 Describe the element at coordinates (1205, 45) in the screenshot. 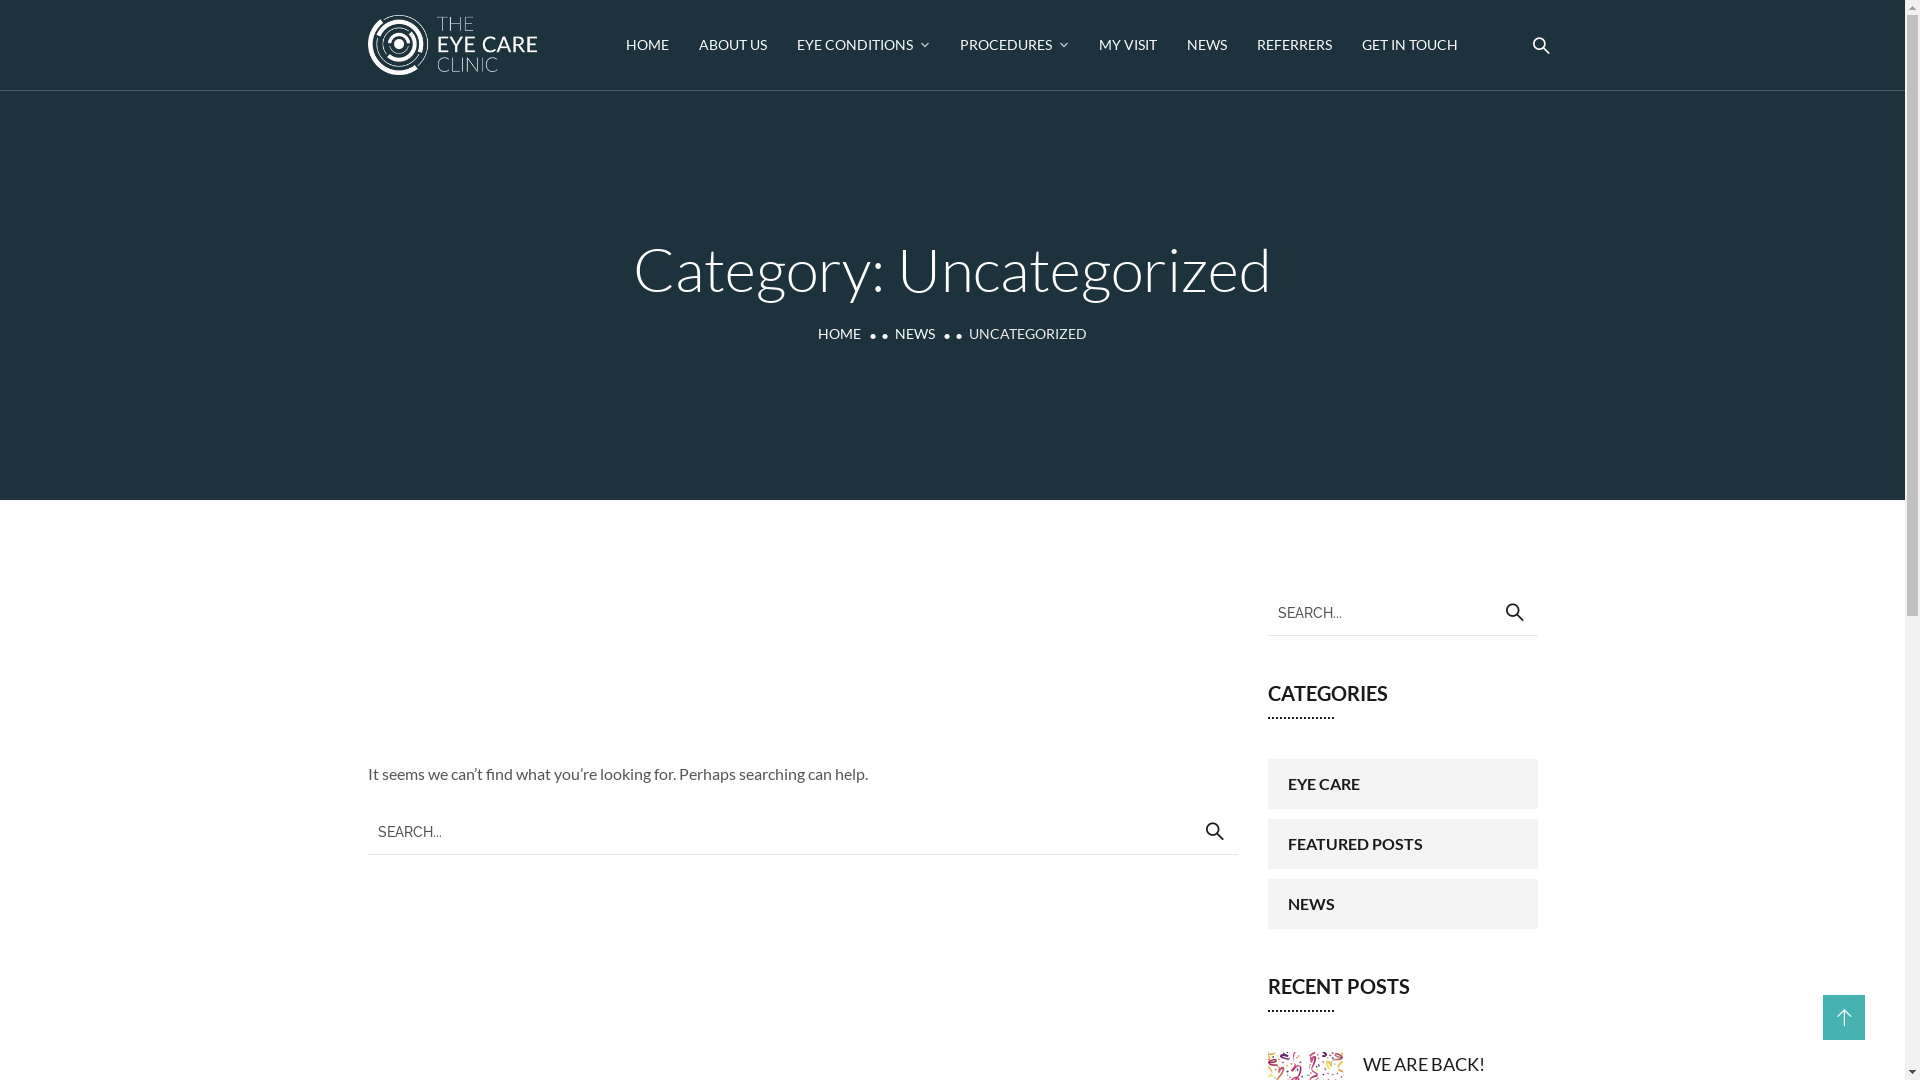

I see `'NEWS'` at that location.